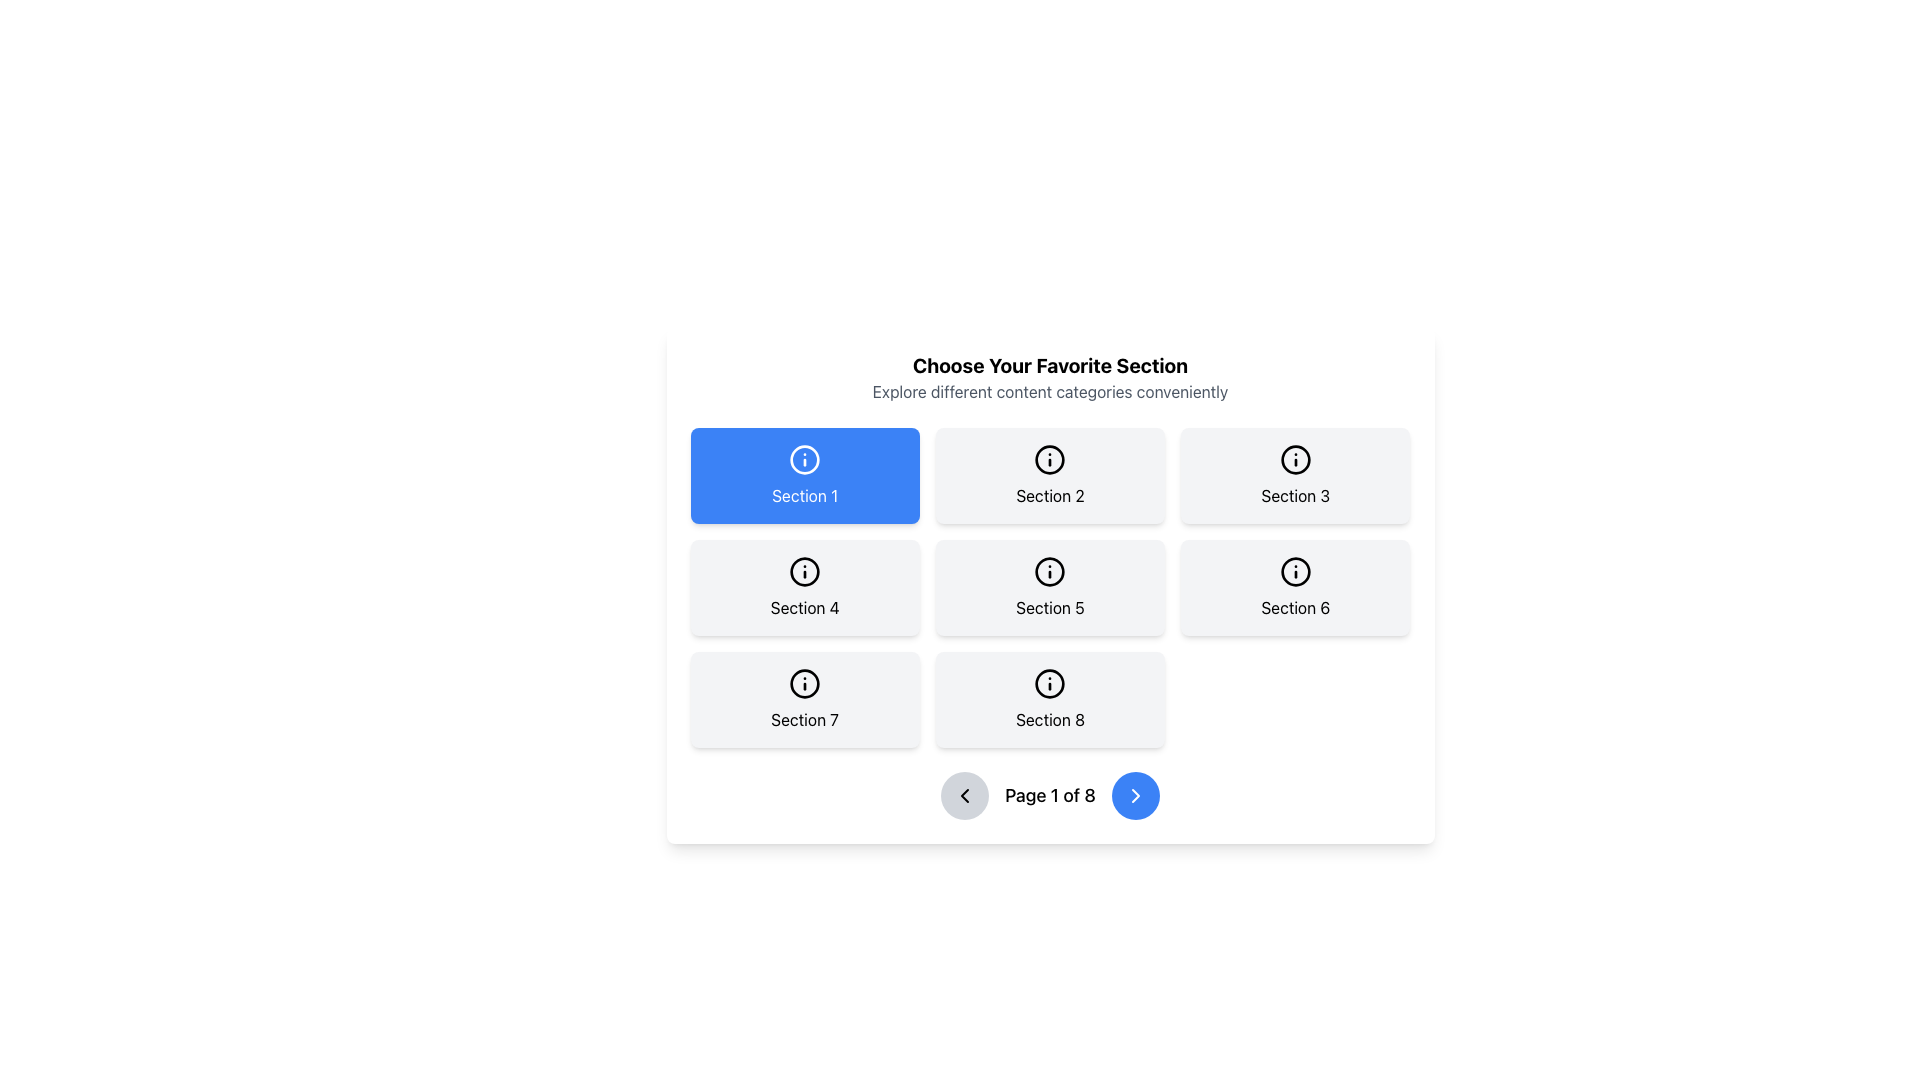  Describe the element at coordinates (805, 475) in the screenshot. I see `the button representing 'Section 1' located in the top-left corner of the 3x3 grid layout` at that location.